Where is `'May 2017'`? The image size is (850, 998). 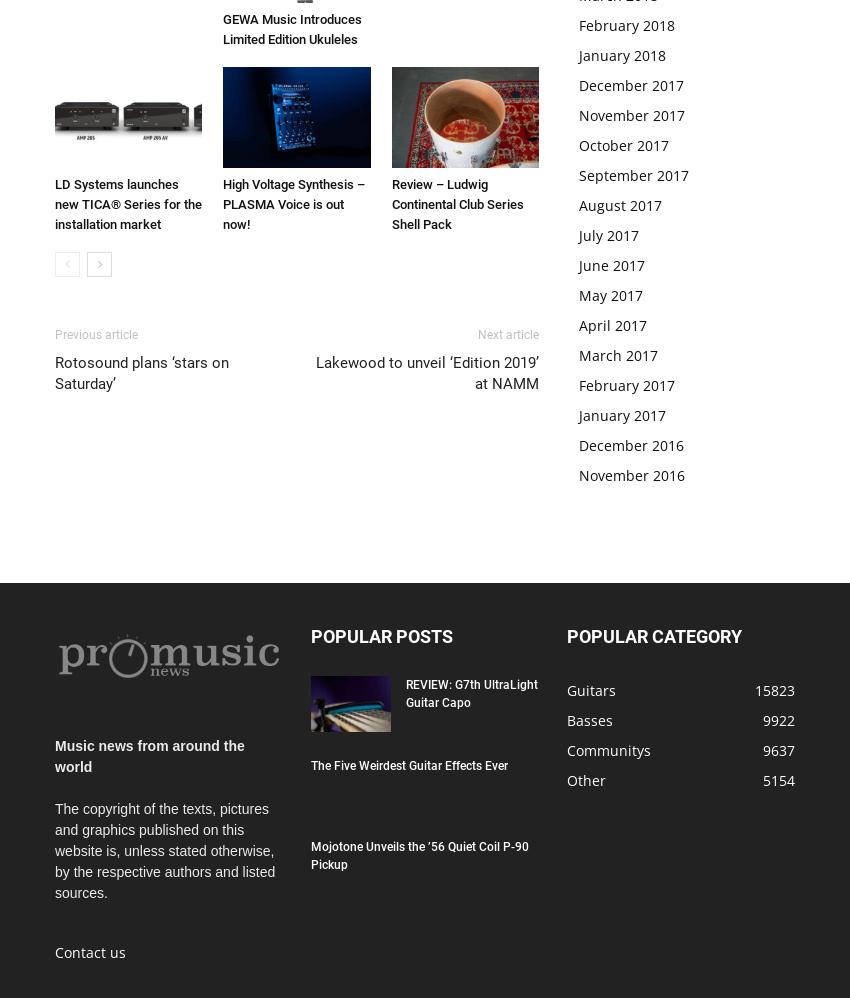
'May 2017' is located at coordinates (579, 294).